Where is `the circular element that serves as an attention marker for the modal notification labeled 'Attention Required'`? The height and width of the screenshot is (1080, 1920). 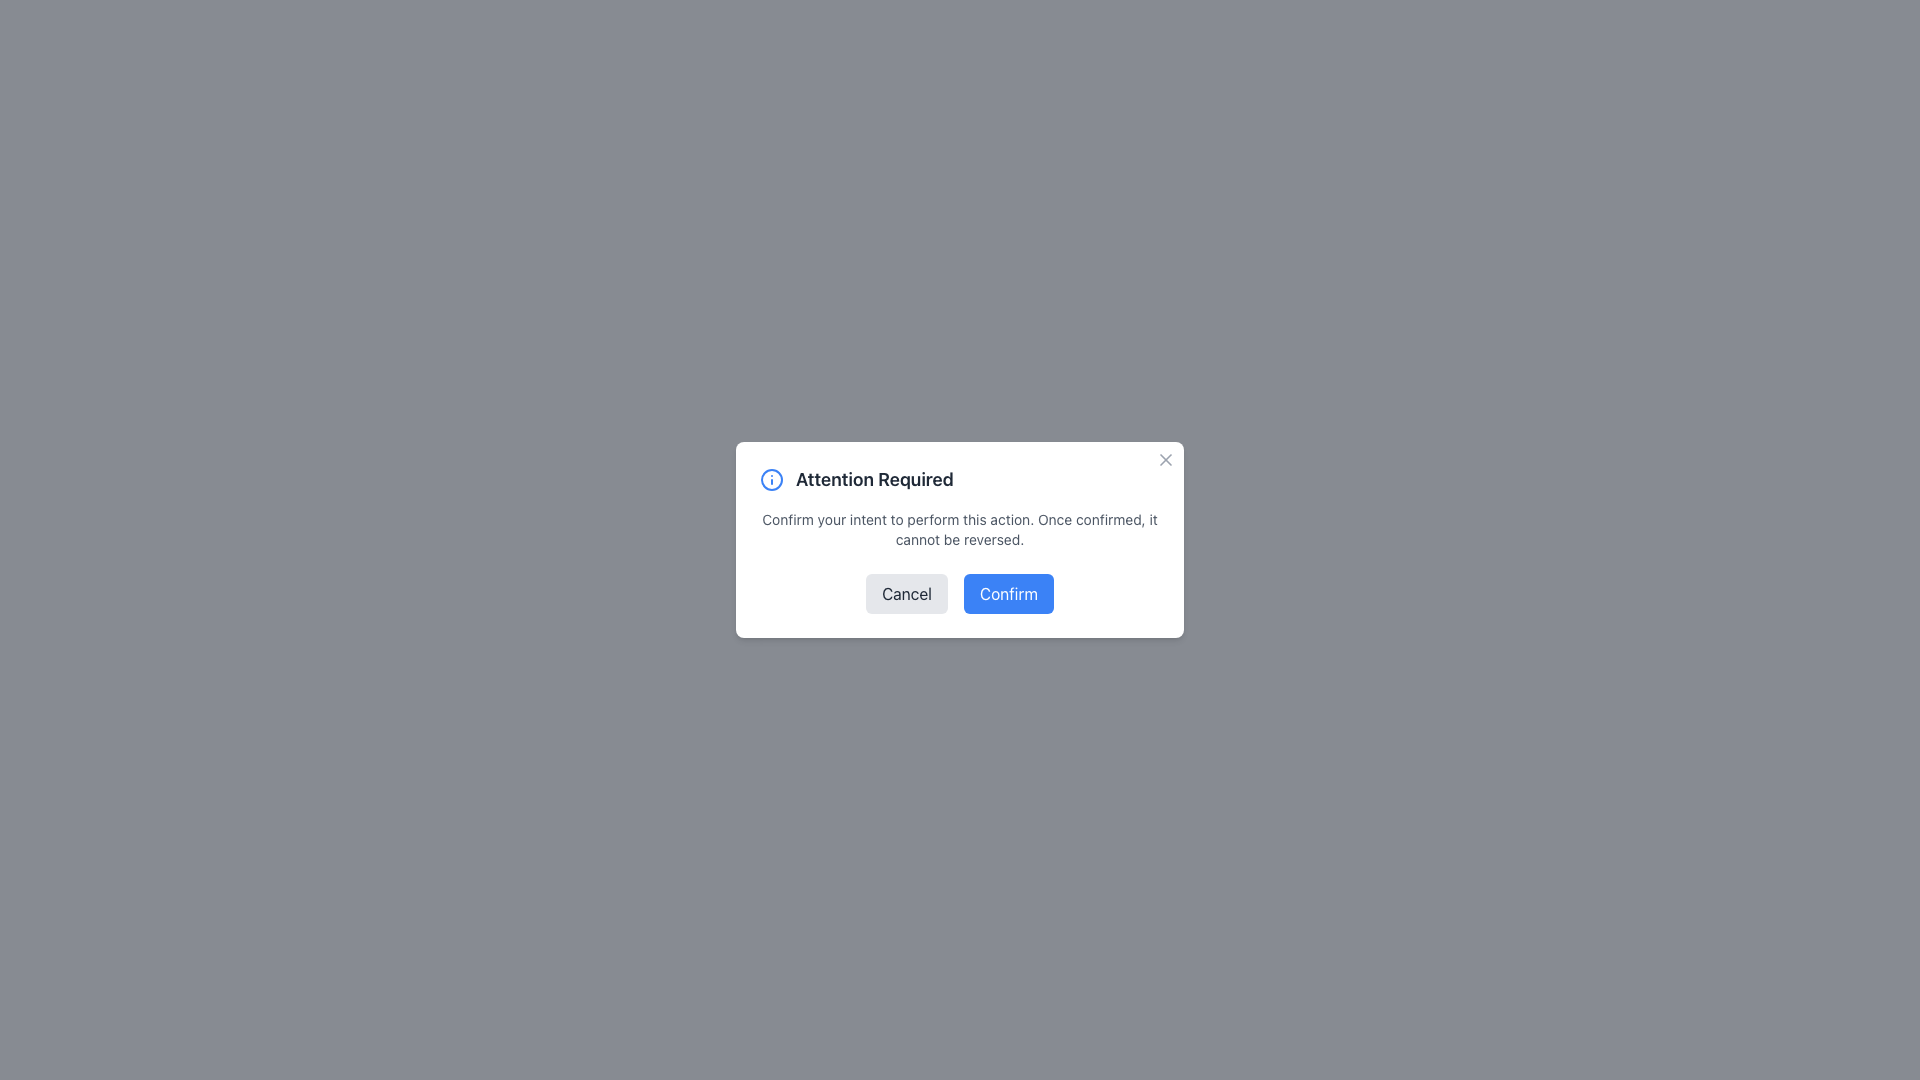
the circular element that serves as an attention marker for the modal notification labeled 'Attention Required' is located at coordinates (771, 479).